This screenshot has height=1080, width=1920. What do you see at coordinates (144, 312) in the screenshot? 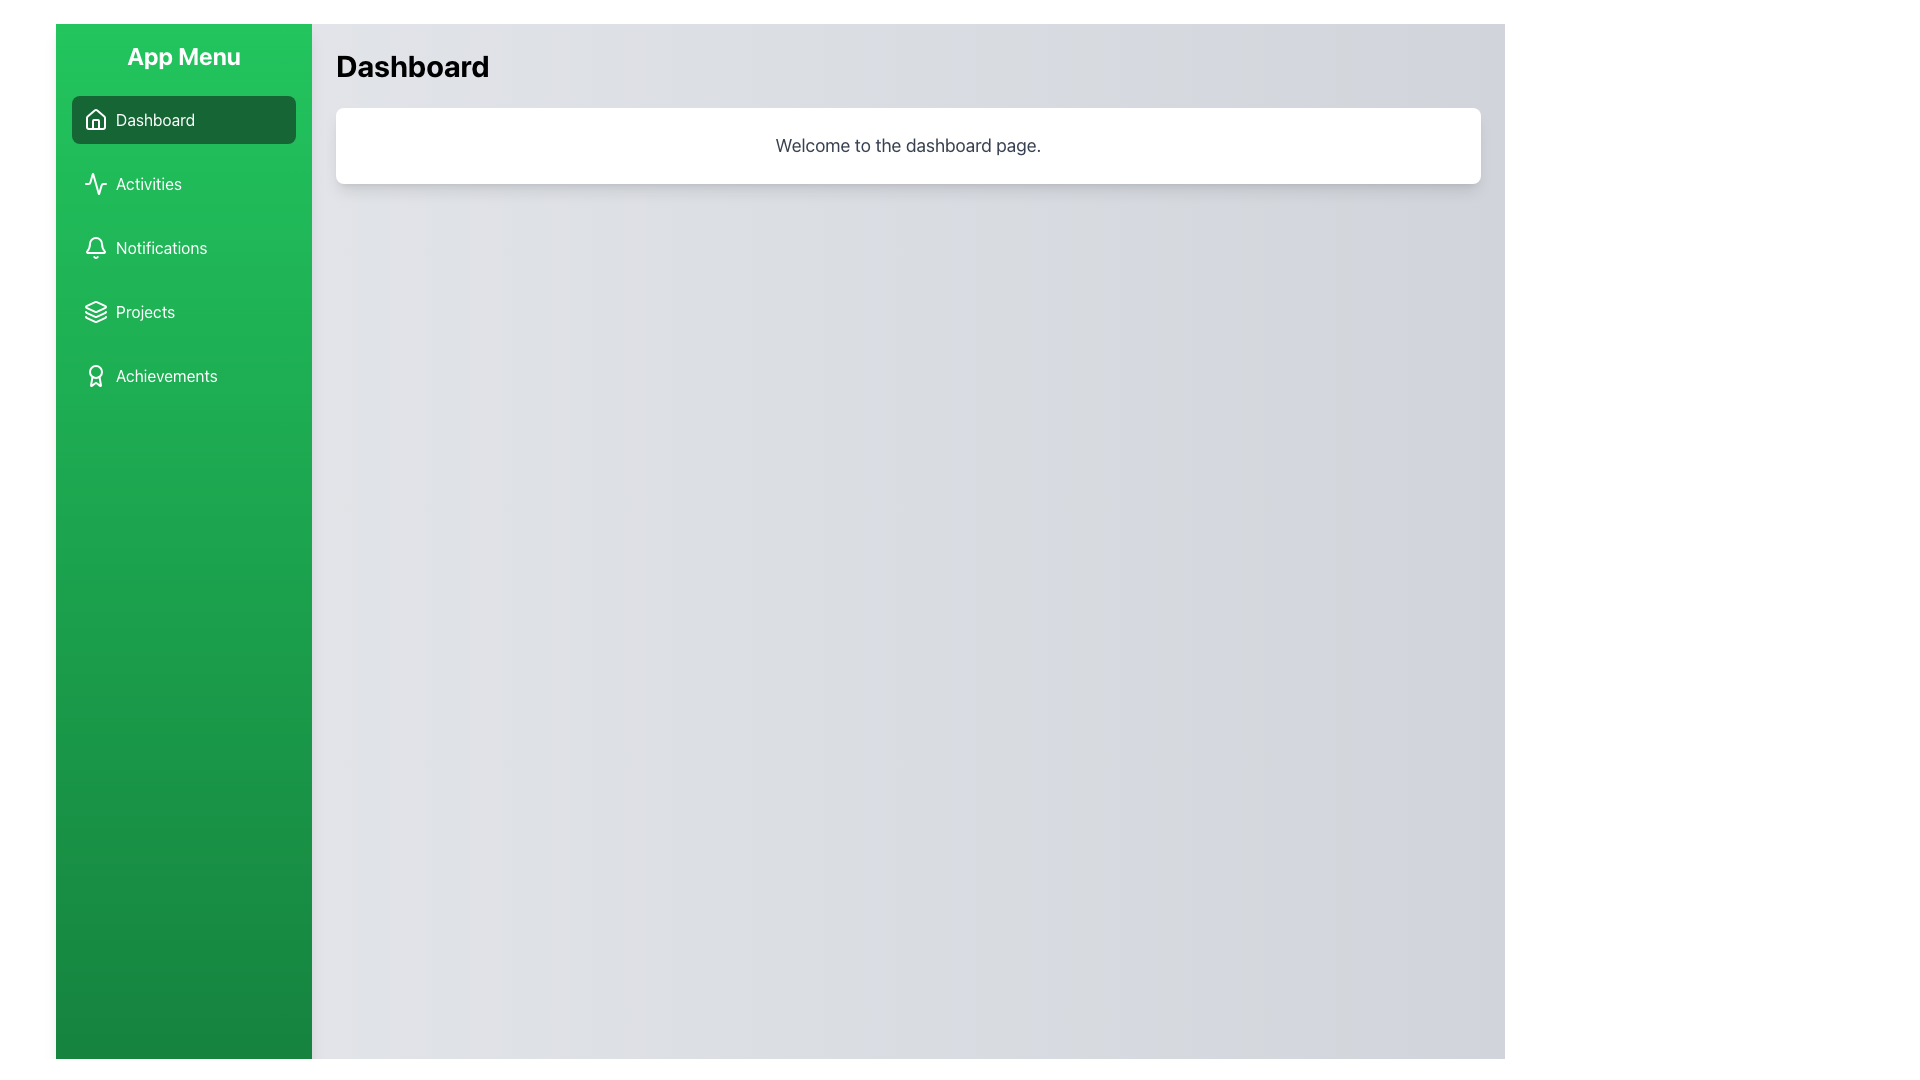
I see `text of the 'Projects' label located in the sidebar menu, which is the fourth item after 'Dashboard,' 'Activities,' and 'Notifications.'` at bounding box center [144, 312].